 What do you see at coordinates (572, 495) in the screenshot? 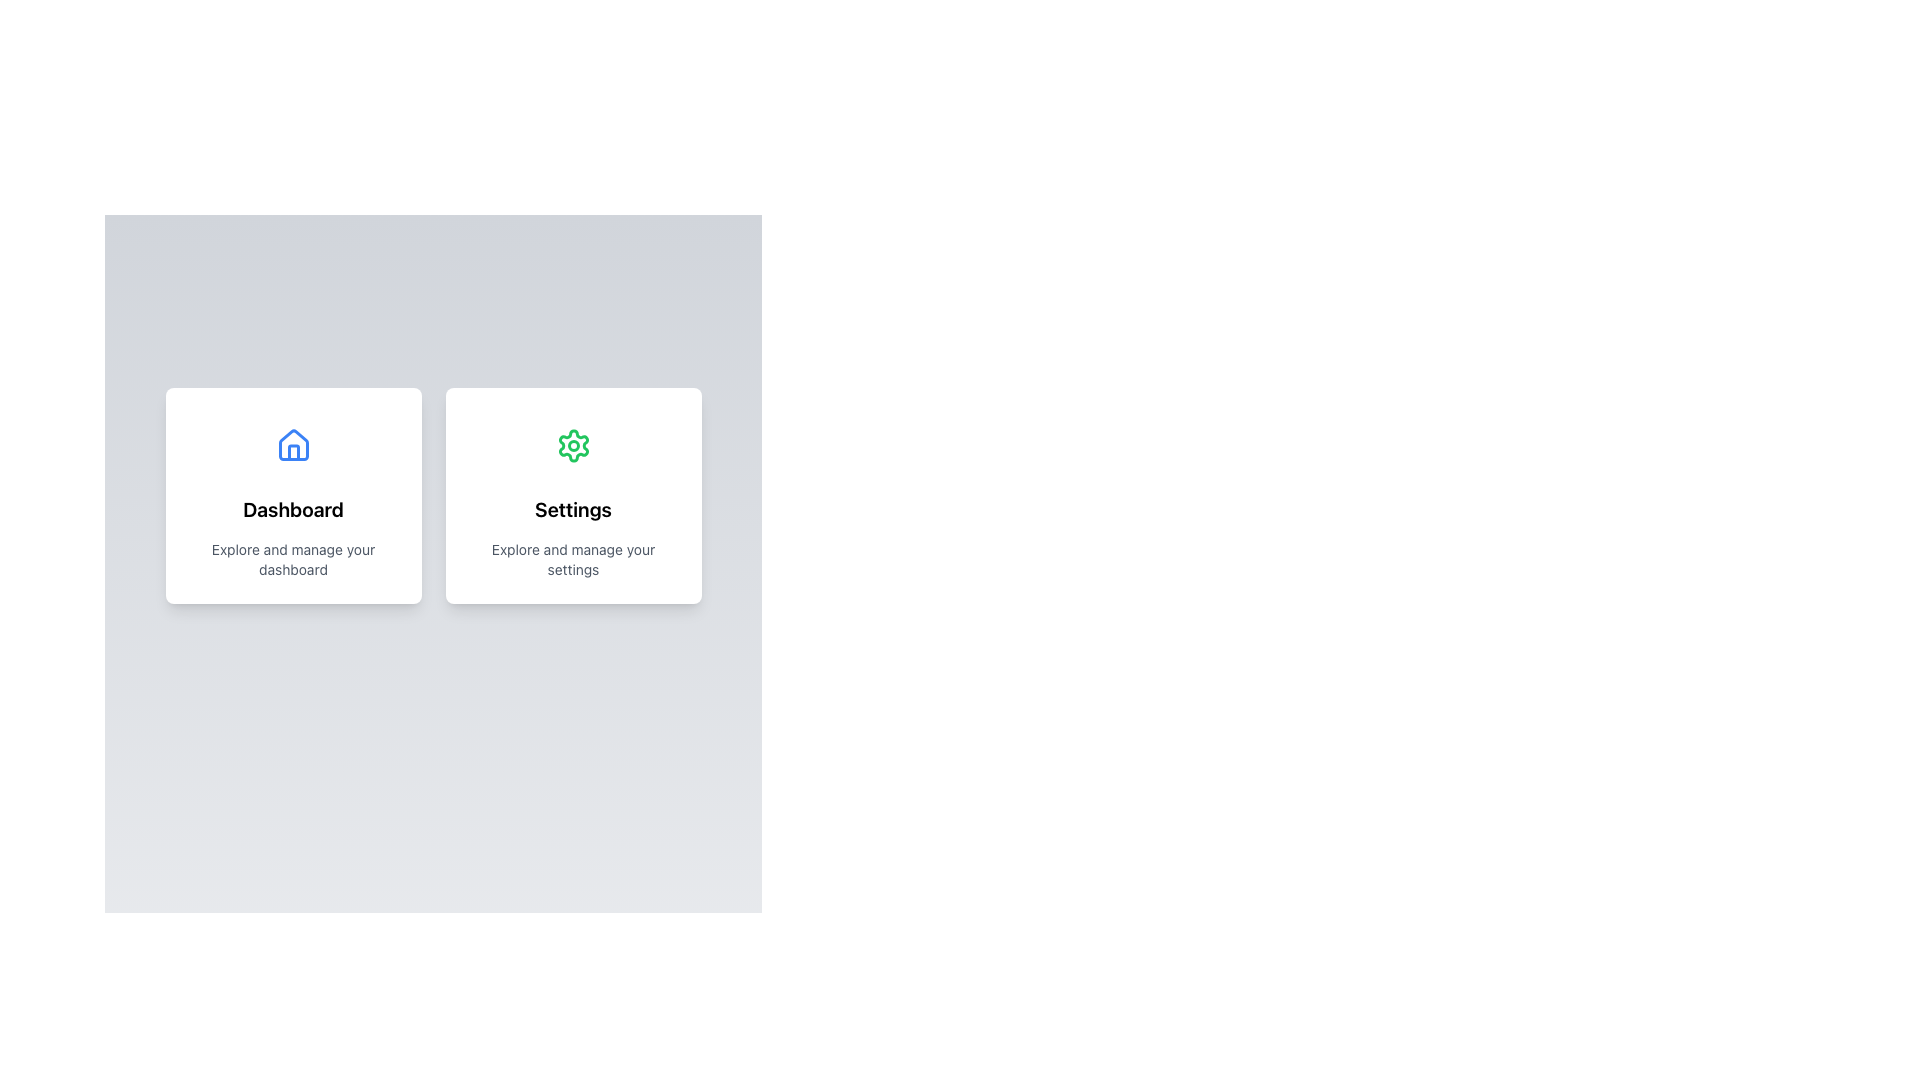
I see `the navigation card that serves as a visual indicator for settings-related functionalities, positioned as the second card in a horizontal set near the top of the interface` at bounding box center [572, 495].